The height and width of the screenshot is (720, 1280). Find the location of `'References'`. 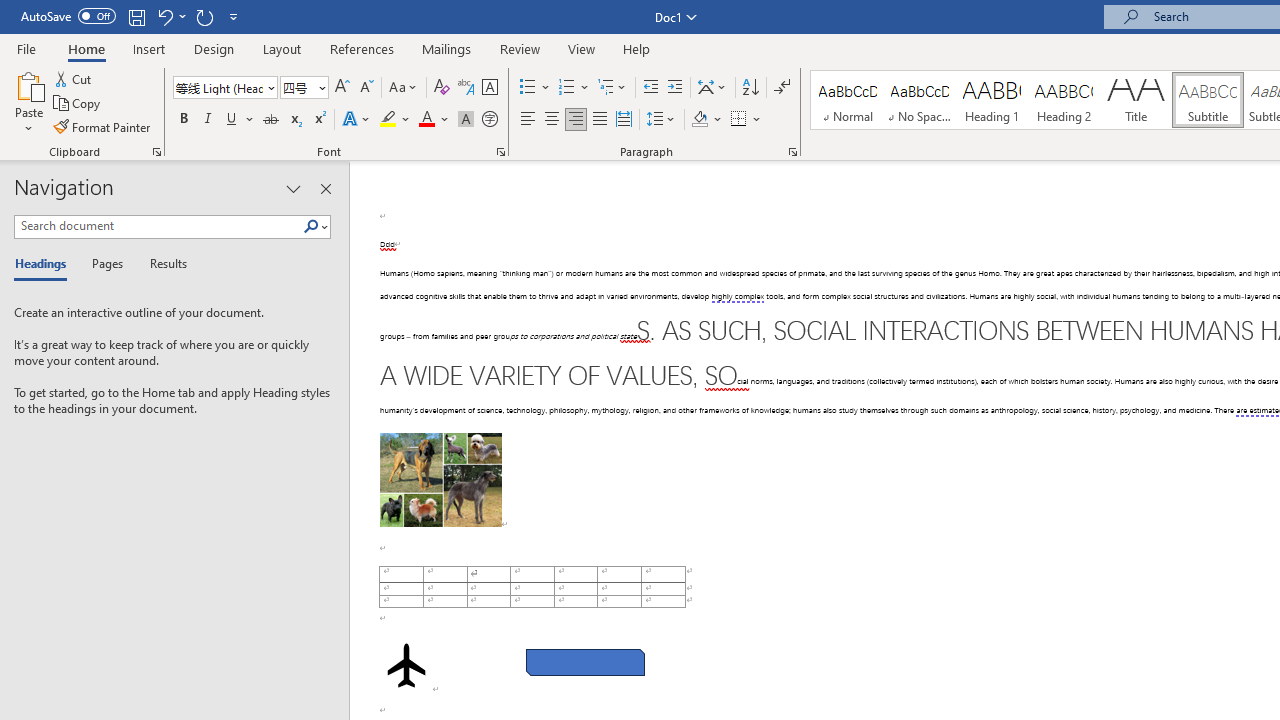

'References' is located at coordinates (362, 48).